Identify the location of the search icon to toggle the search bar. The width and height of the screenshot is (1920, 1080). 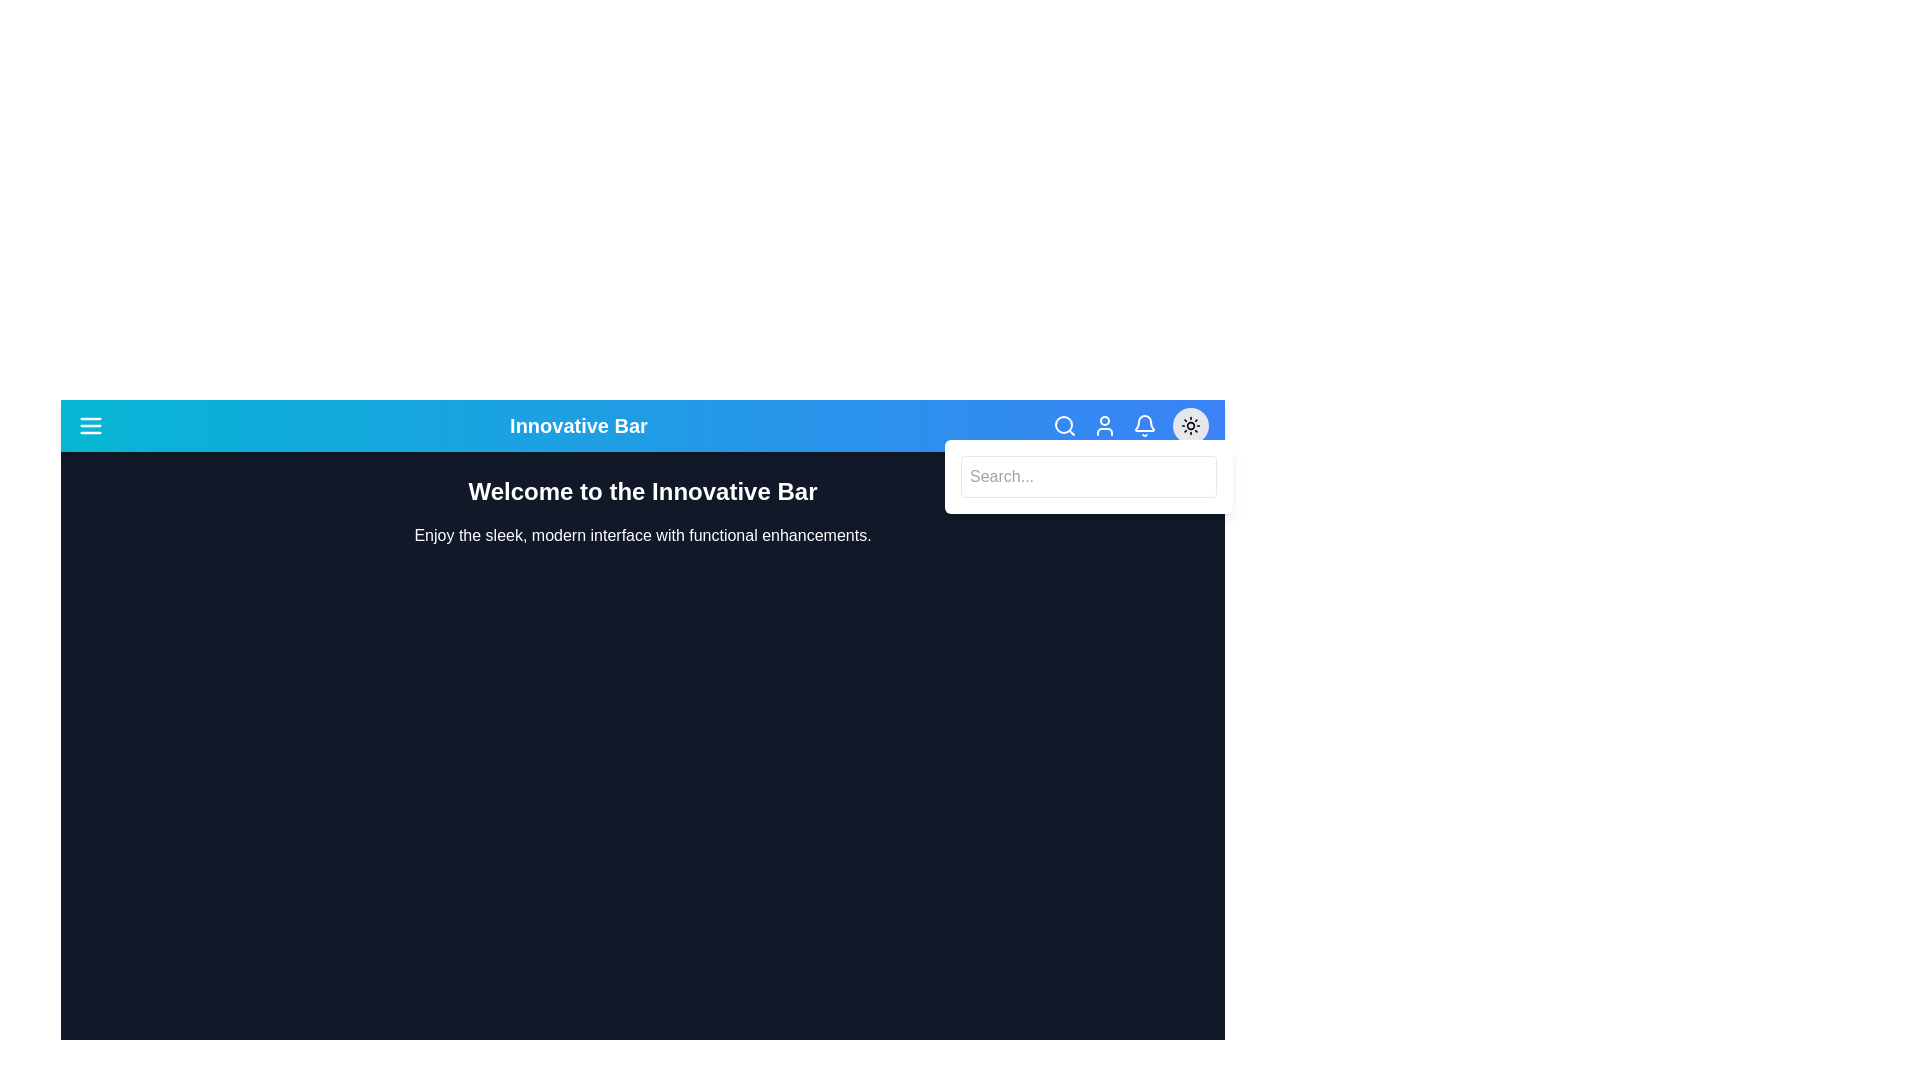
(1064, 424).